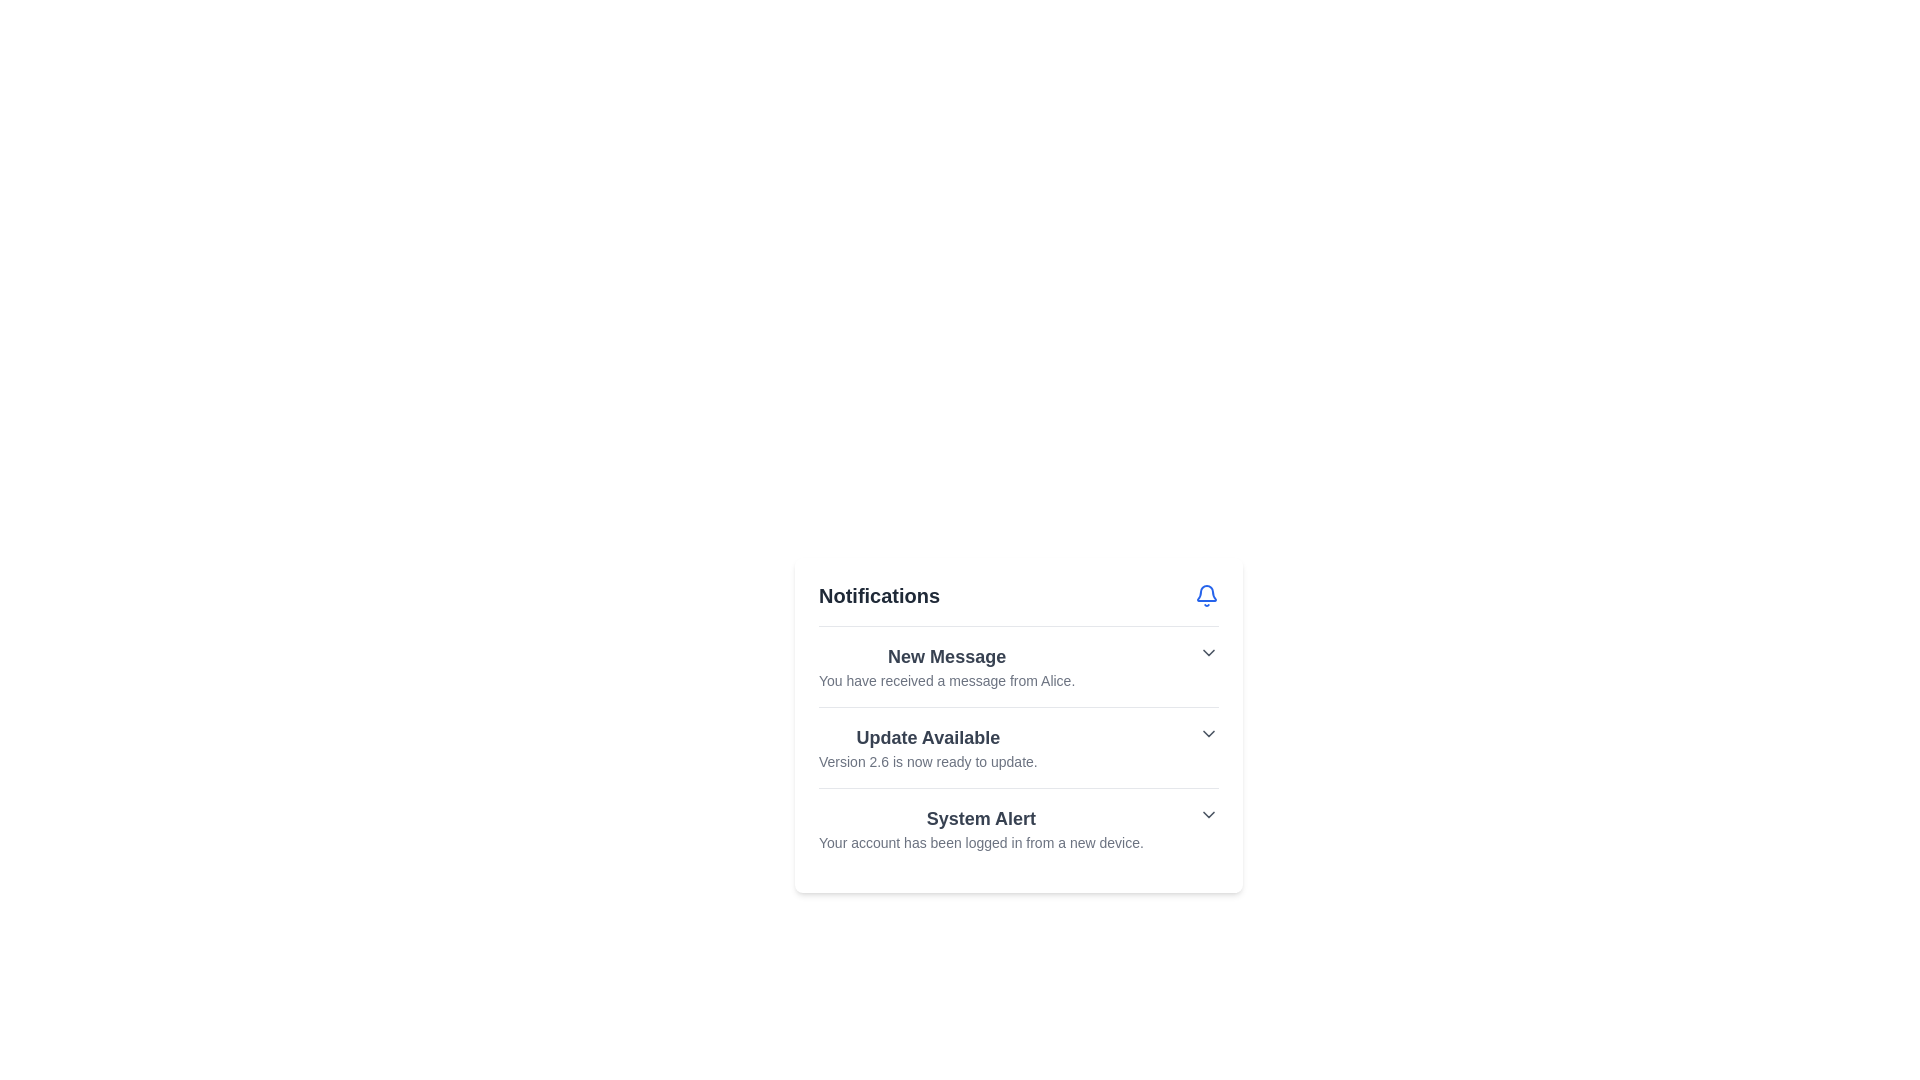 The width and height of the screenshot is (1920, 1080). I want to click on the ChevronDown icon of the notification titled New Message to expand or collapse it, so click(1208, 652).